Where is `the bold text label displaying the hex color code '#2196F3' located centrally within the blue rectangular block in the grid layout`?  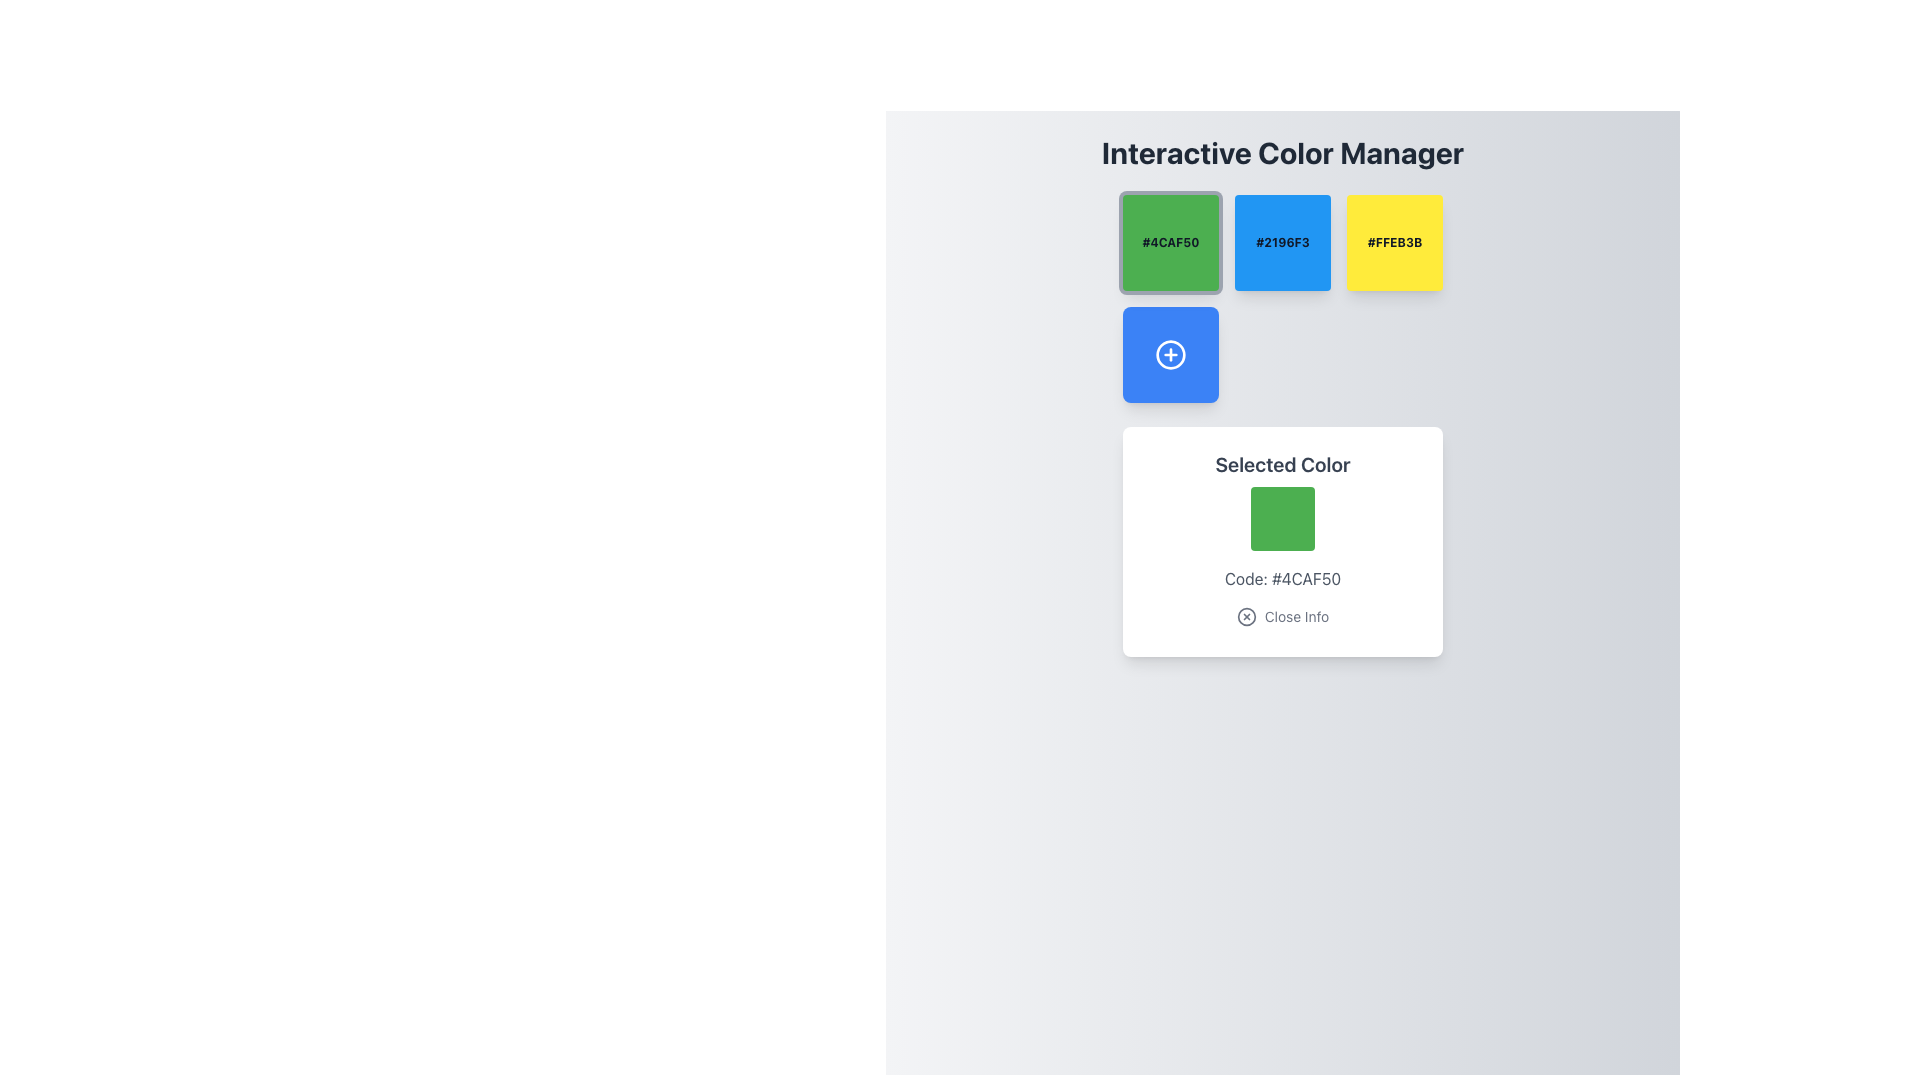
the bold text label displaying the hex color code '#2196F3' located centrally within the blue rectangular block in the grid layout is located at coordinates (1282, 242).